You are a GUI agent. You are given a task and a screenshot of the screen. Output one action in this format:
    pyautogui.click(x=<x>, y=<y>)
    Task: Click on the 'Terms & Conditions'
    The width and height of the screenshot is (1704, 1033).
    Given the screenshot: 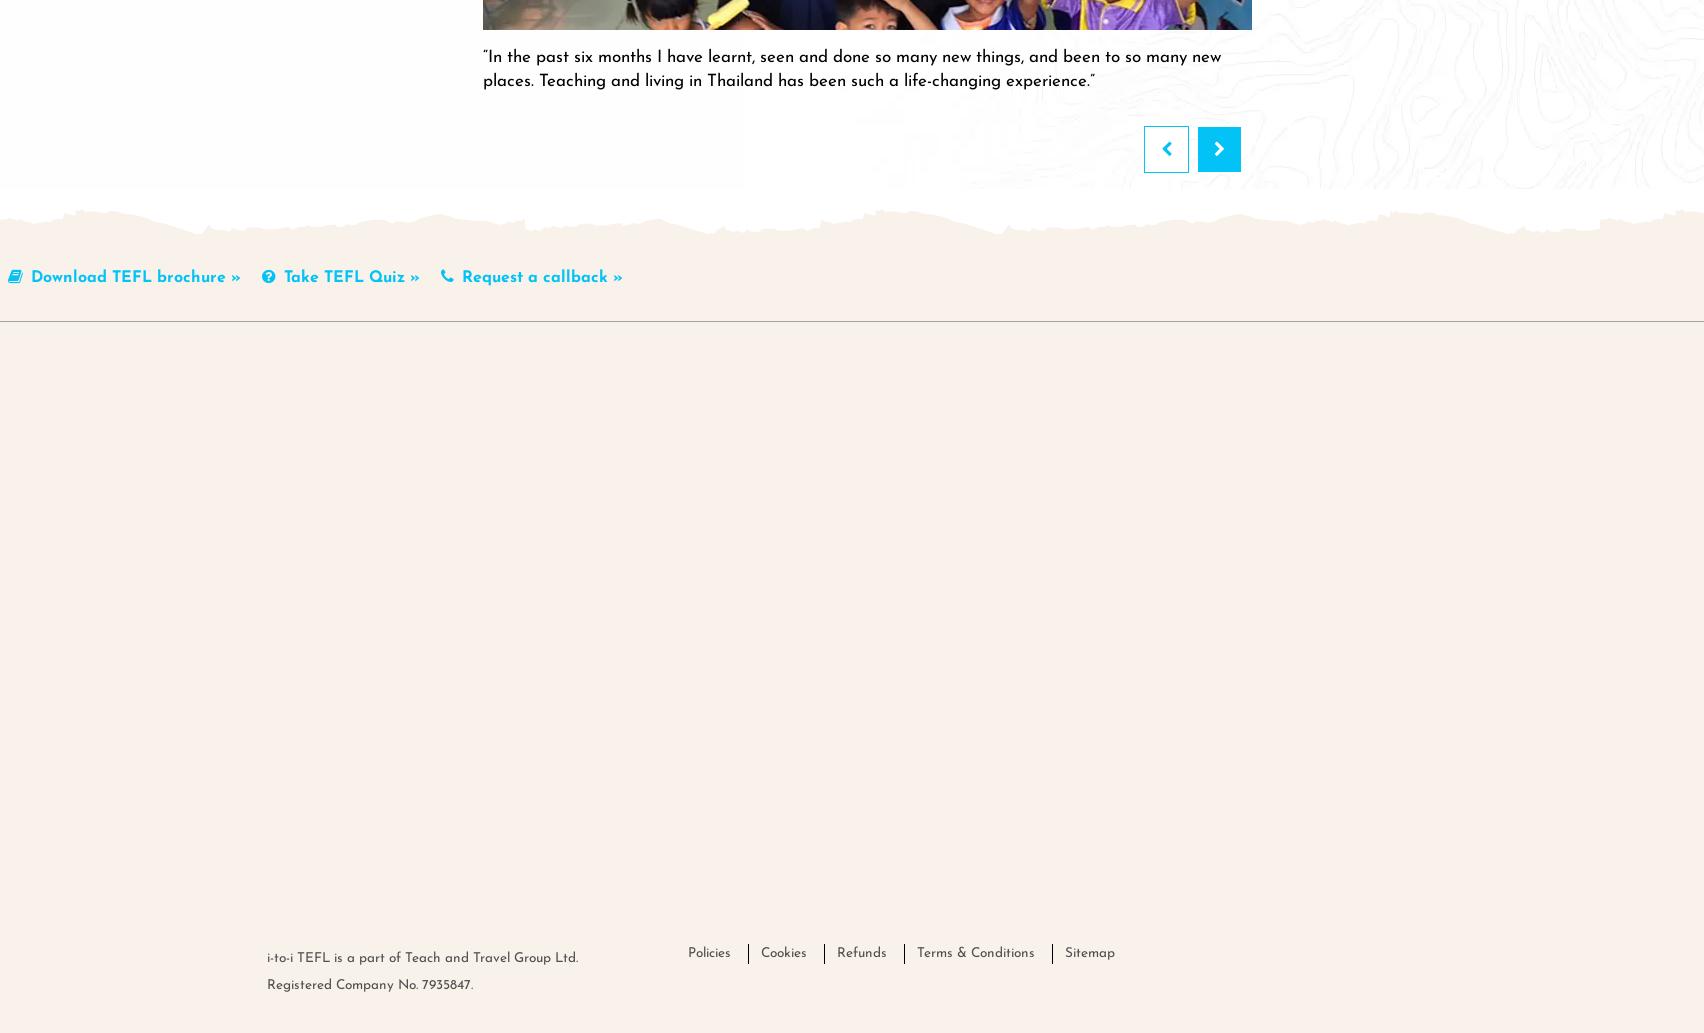 What is the action you would take?
    pyautogui.click(x=976, y=951)
    